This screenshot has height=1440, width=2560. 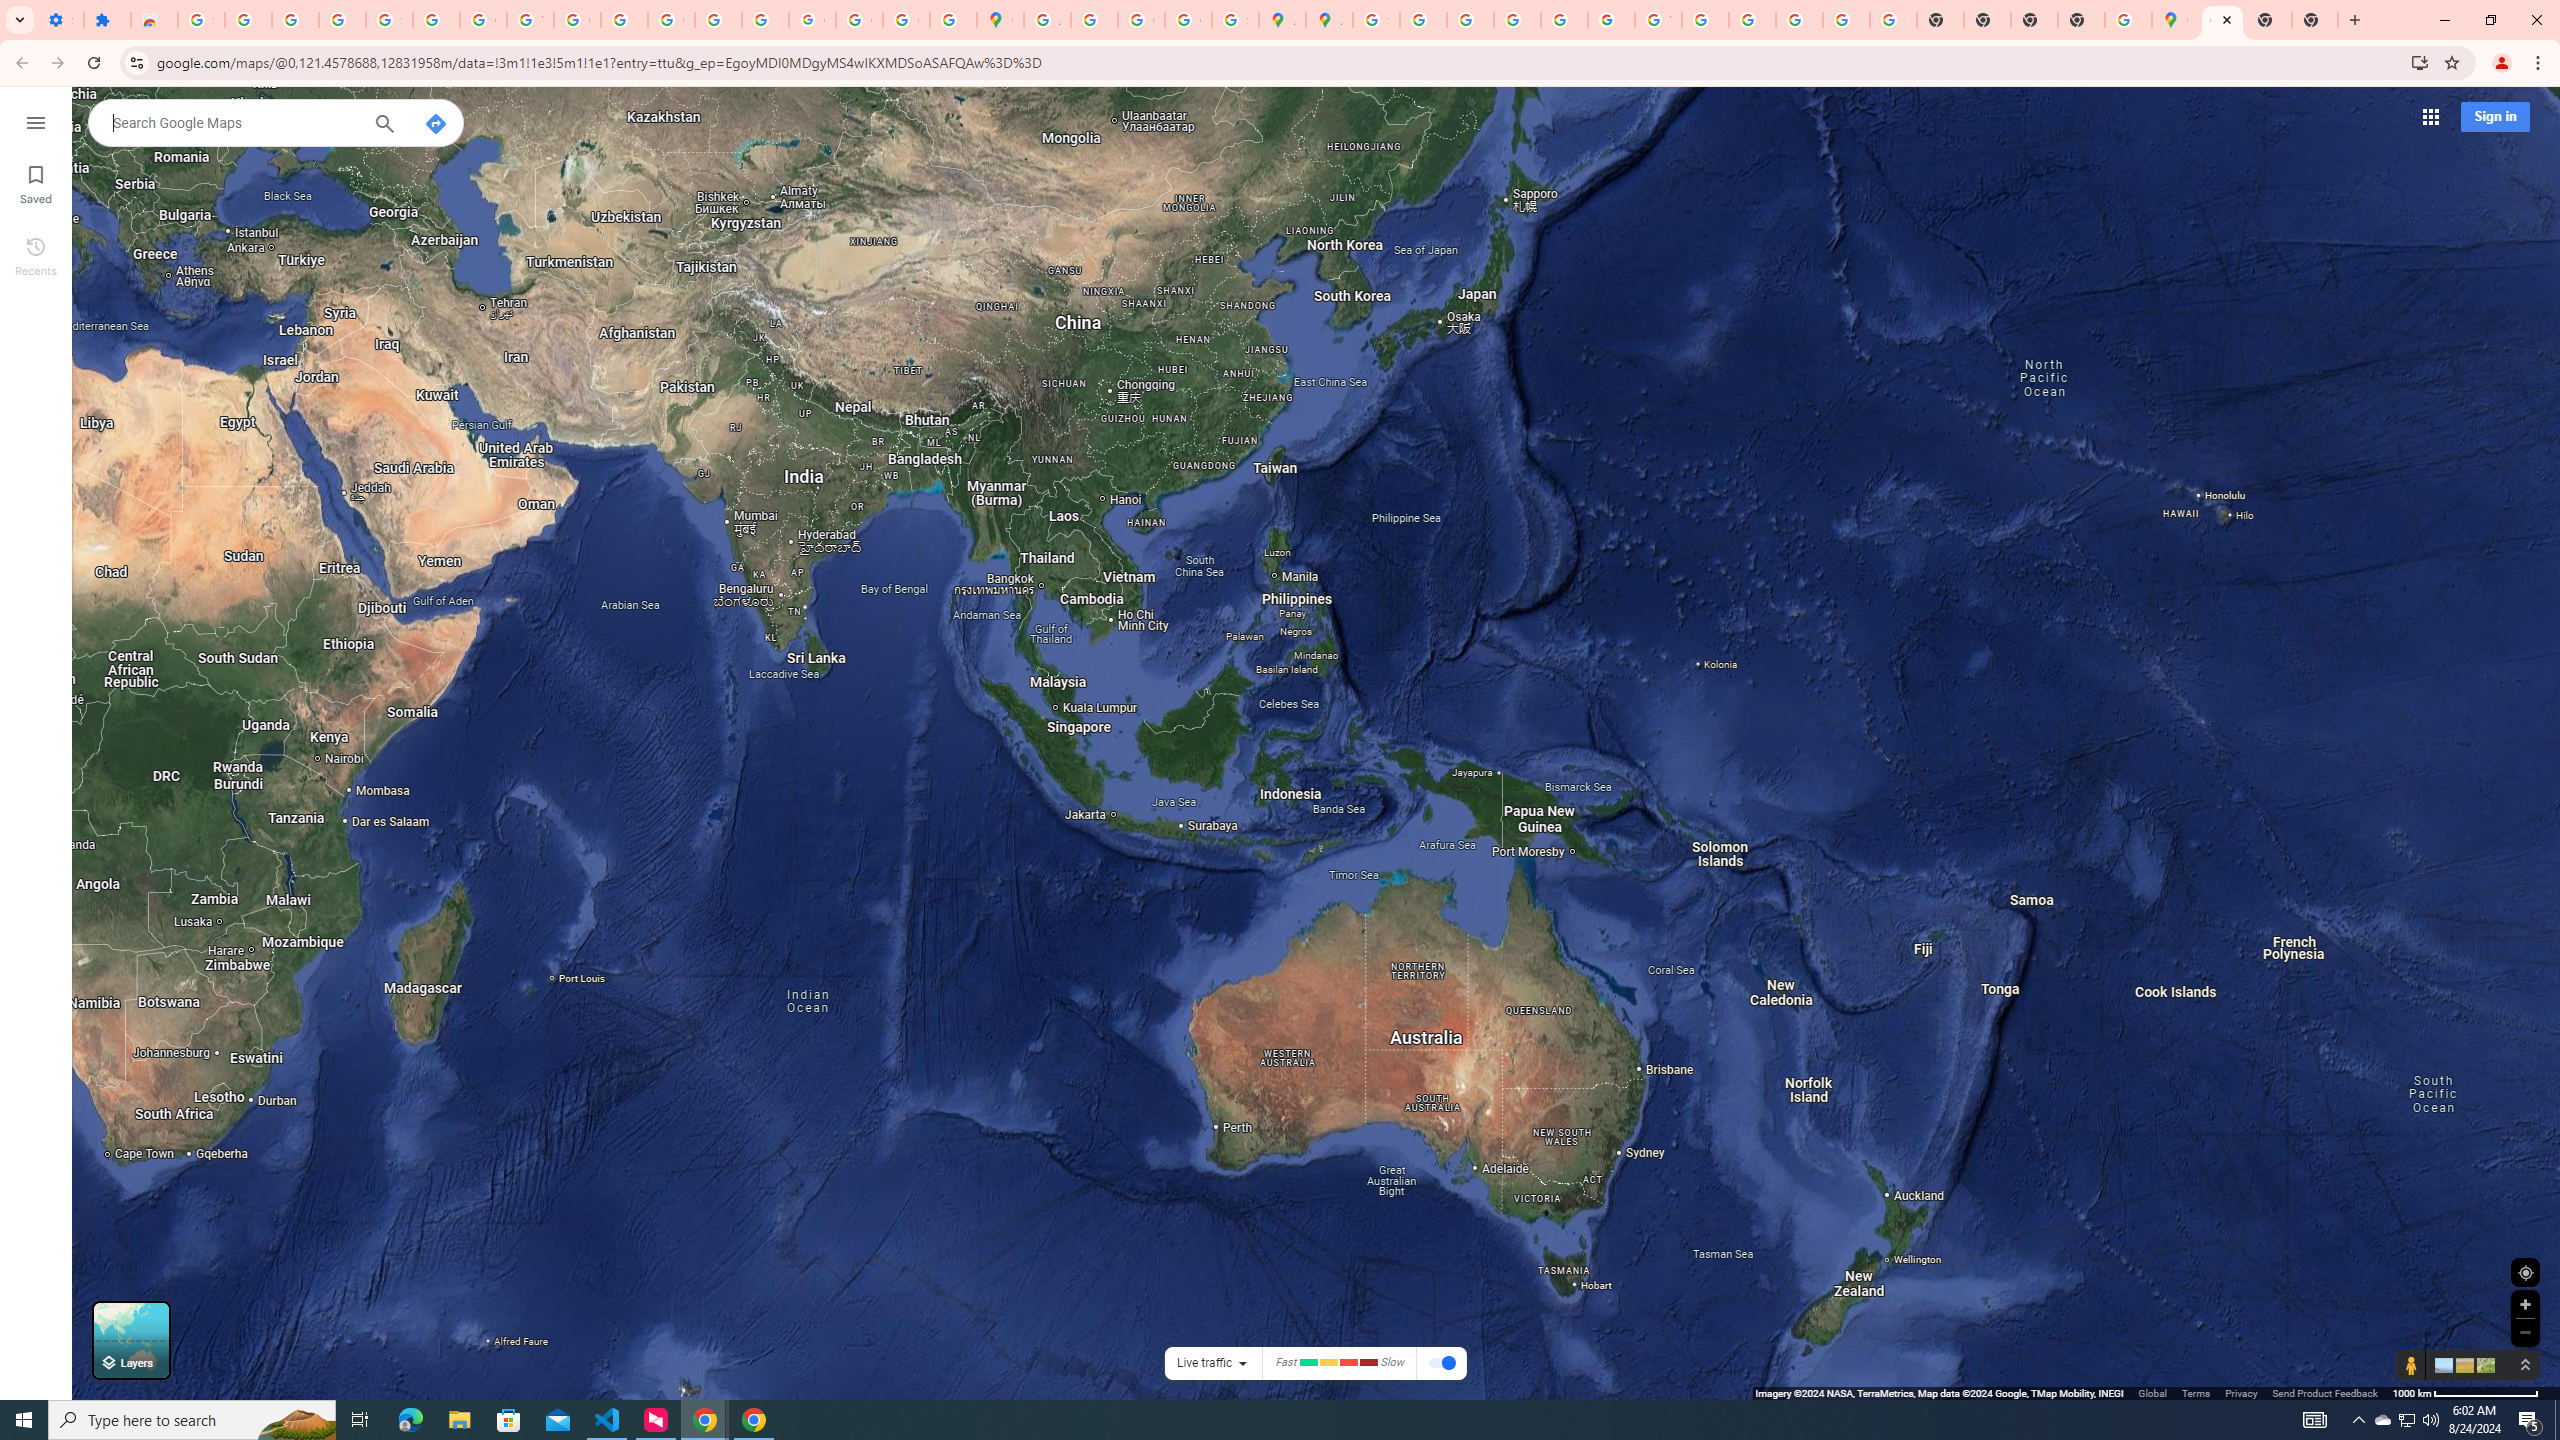 What do you see at coordinates (388, 19) in the screenshot?
I see `'Sign in - Google Accounts'` at bounding box center [388, 19].